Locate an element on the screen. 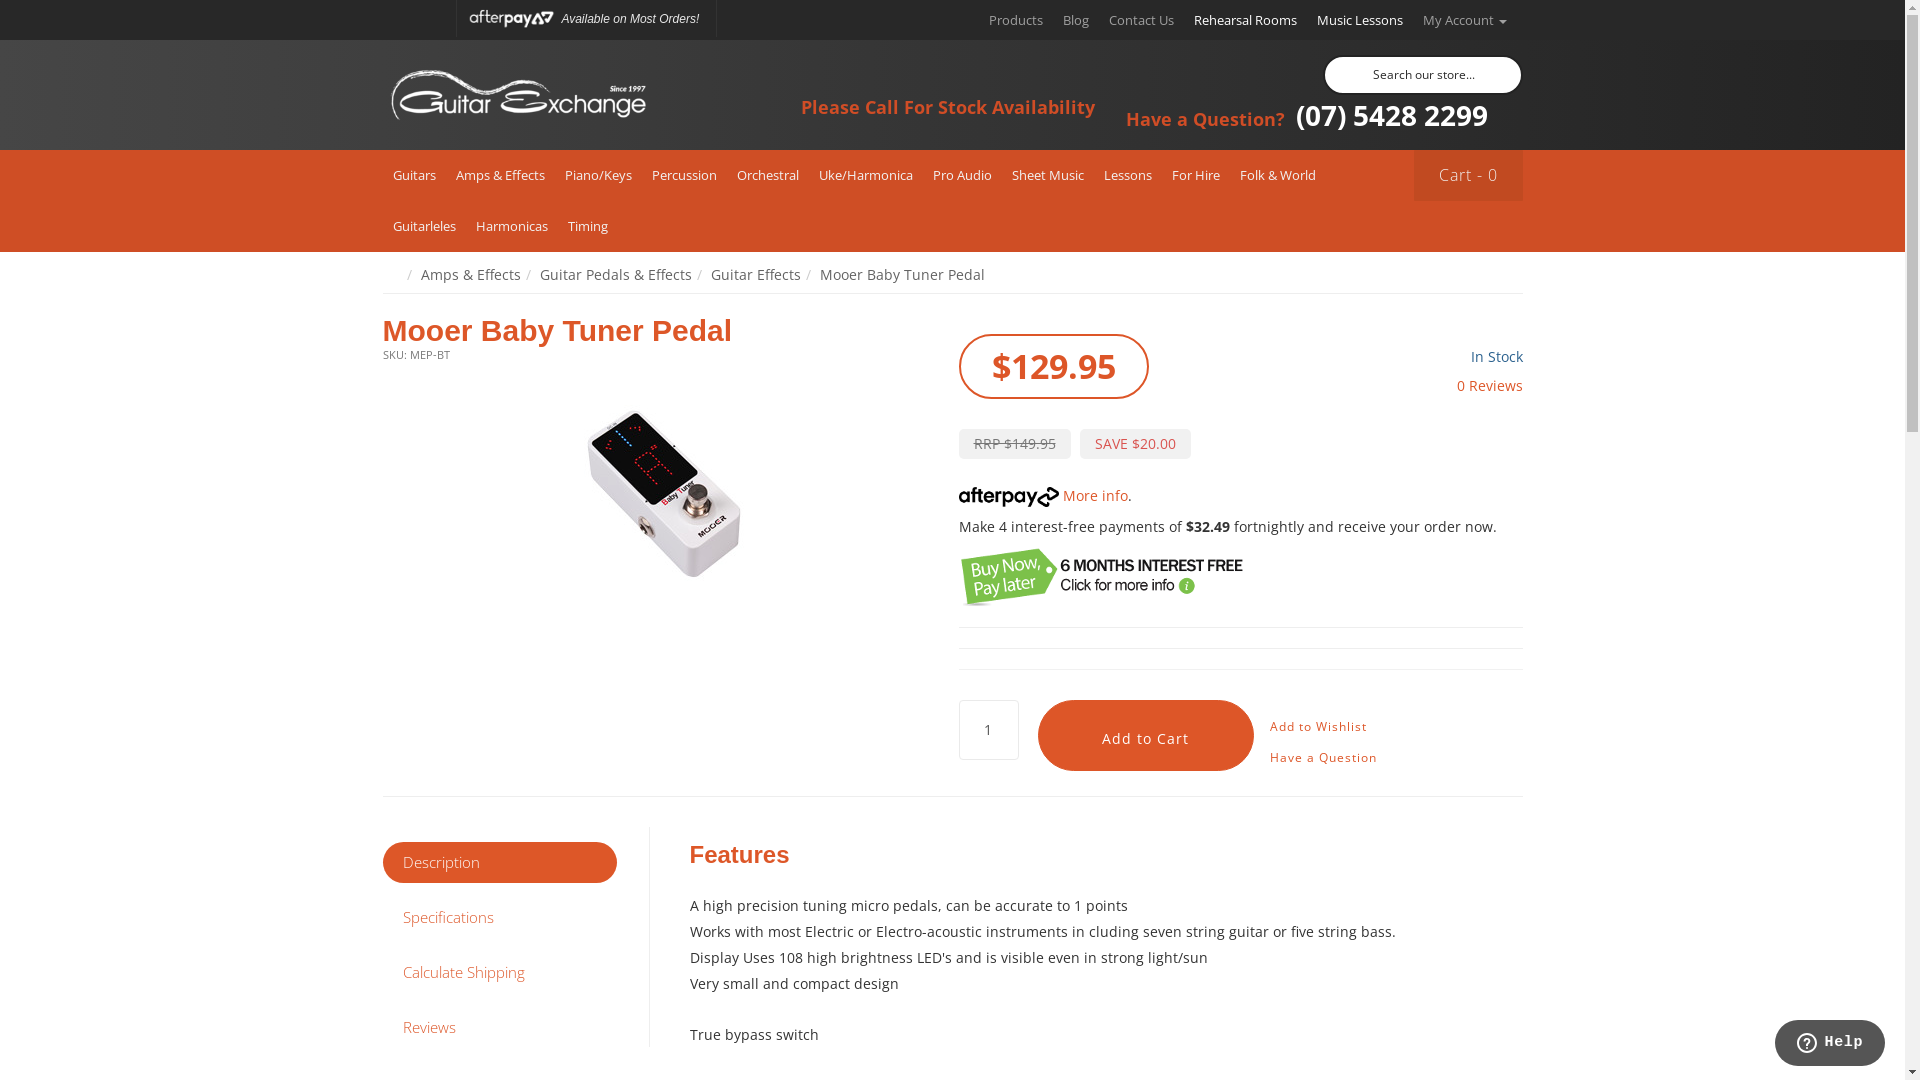  'More info' is located at coordinates (1041, 495).